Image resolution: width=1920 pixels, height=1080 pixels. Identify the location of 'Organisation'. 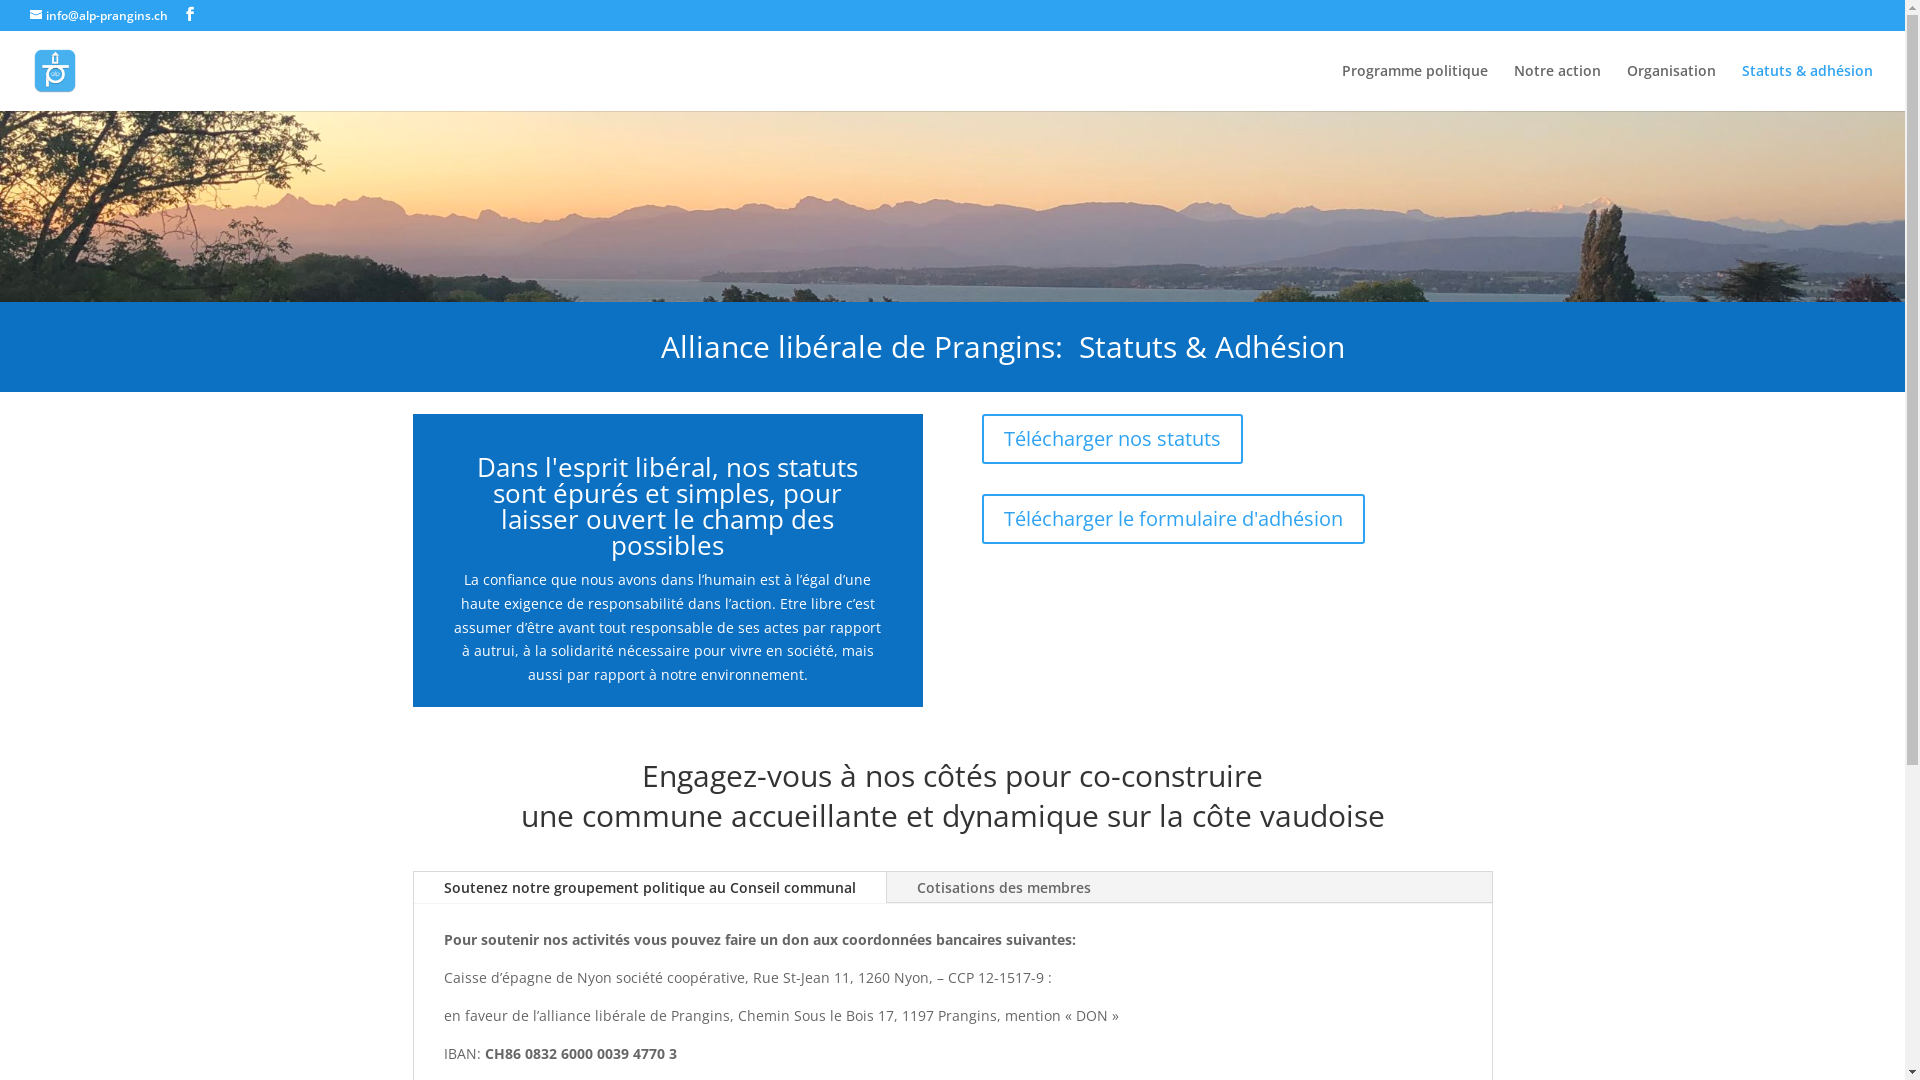
(1671, 86).